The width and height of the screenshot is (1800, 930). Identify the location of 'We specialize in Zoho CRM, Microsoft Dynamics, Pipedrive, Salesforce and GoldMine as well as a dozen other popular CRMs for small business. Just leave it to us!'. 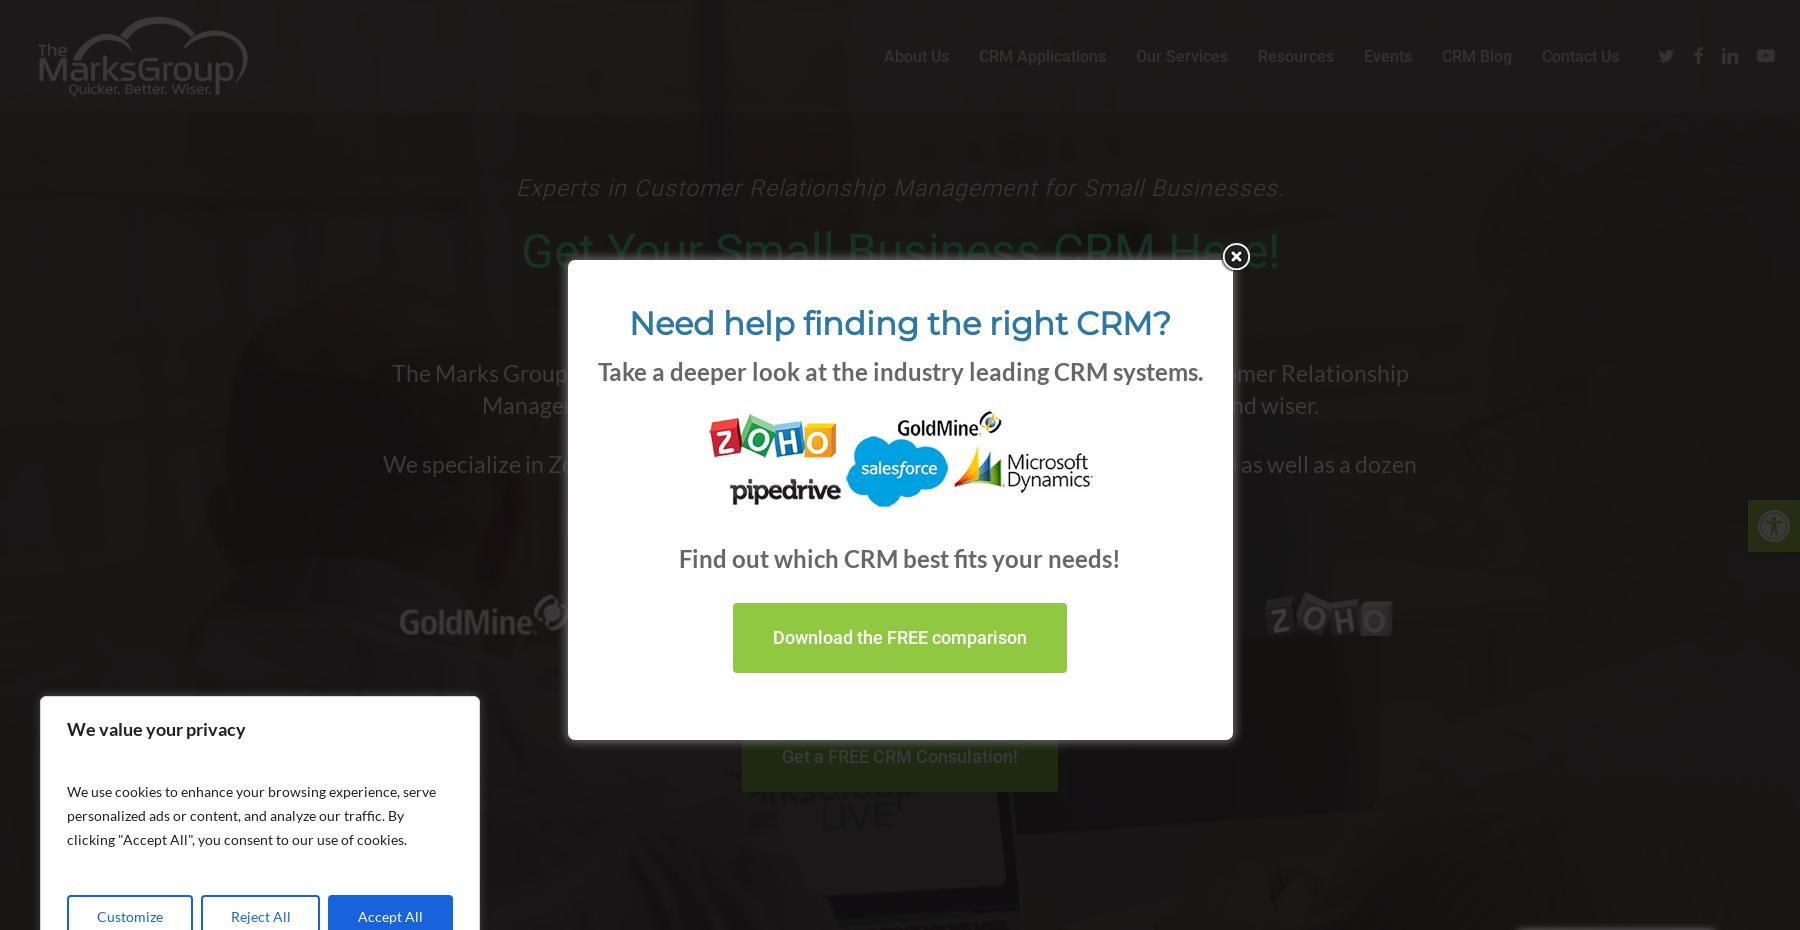
(900, 478).